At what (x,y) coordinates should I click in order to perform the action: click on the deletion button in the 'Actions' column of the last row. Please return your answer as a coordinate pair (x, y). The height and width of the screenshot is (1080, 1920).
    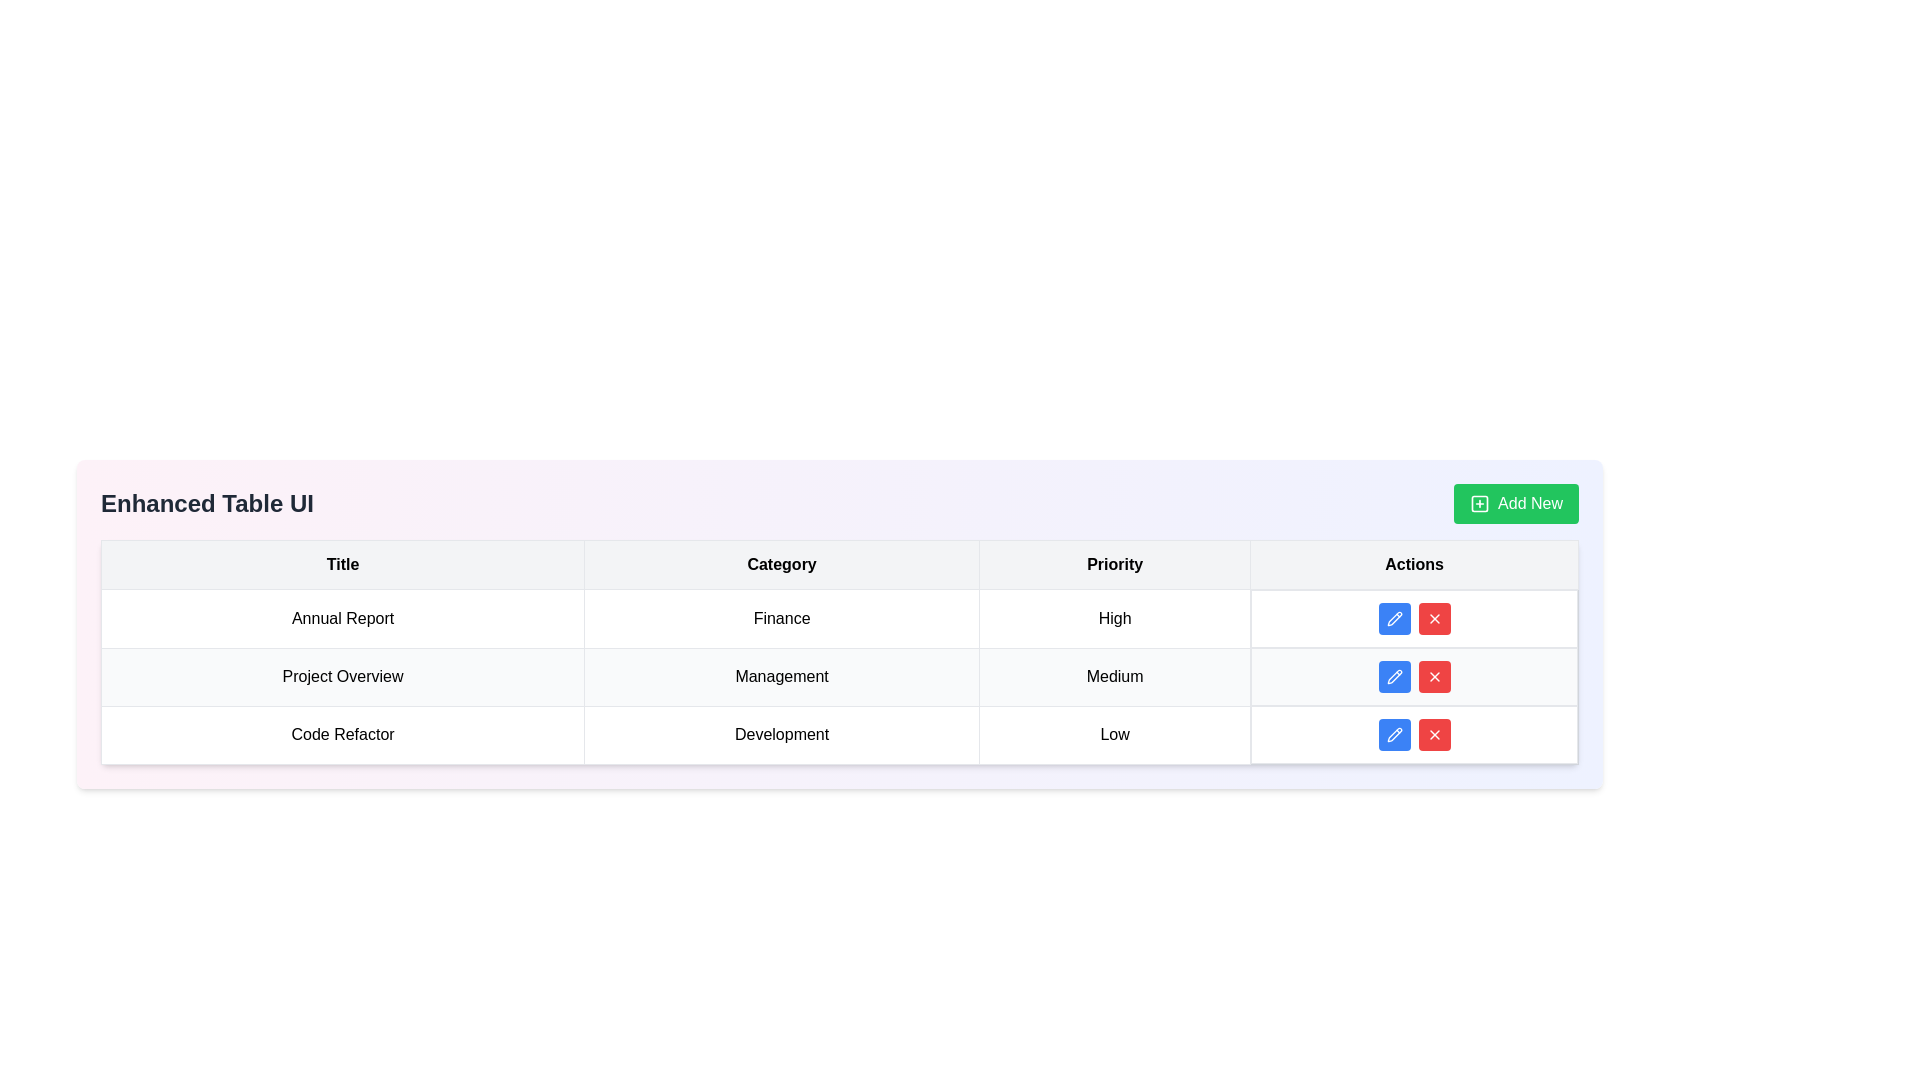
    Looking at the image, I should click on (1433, 676).